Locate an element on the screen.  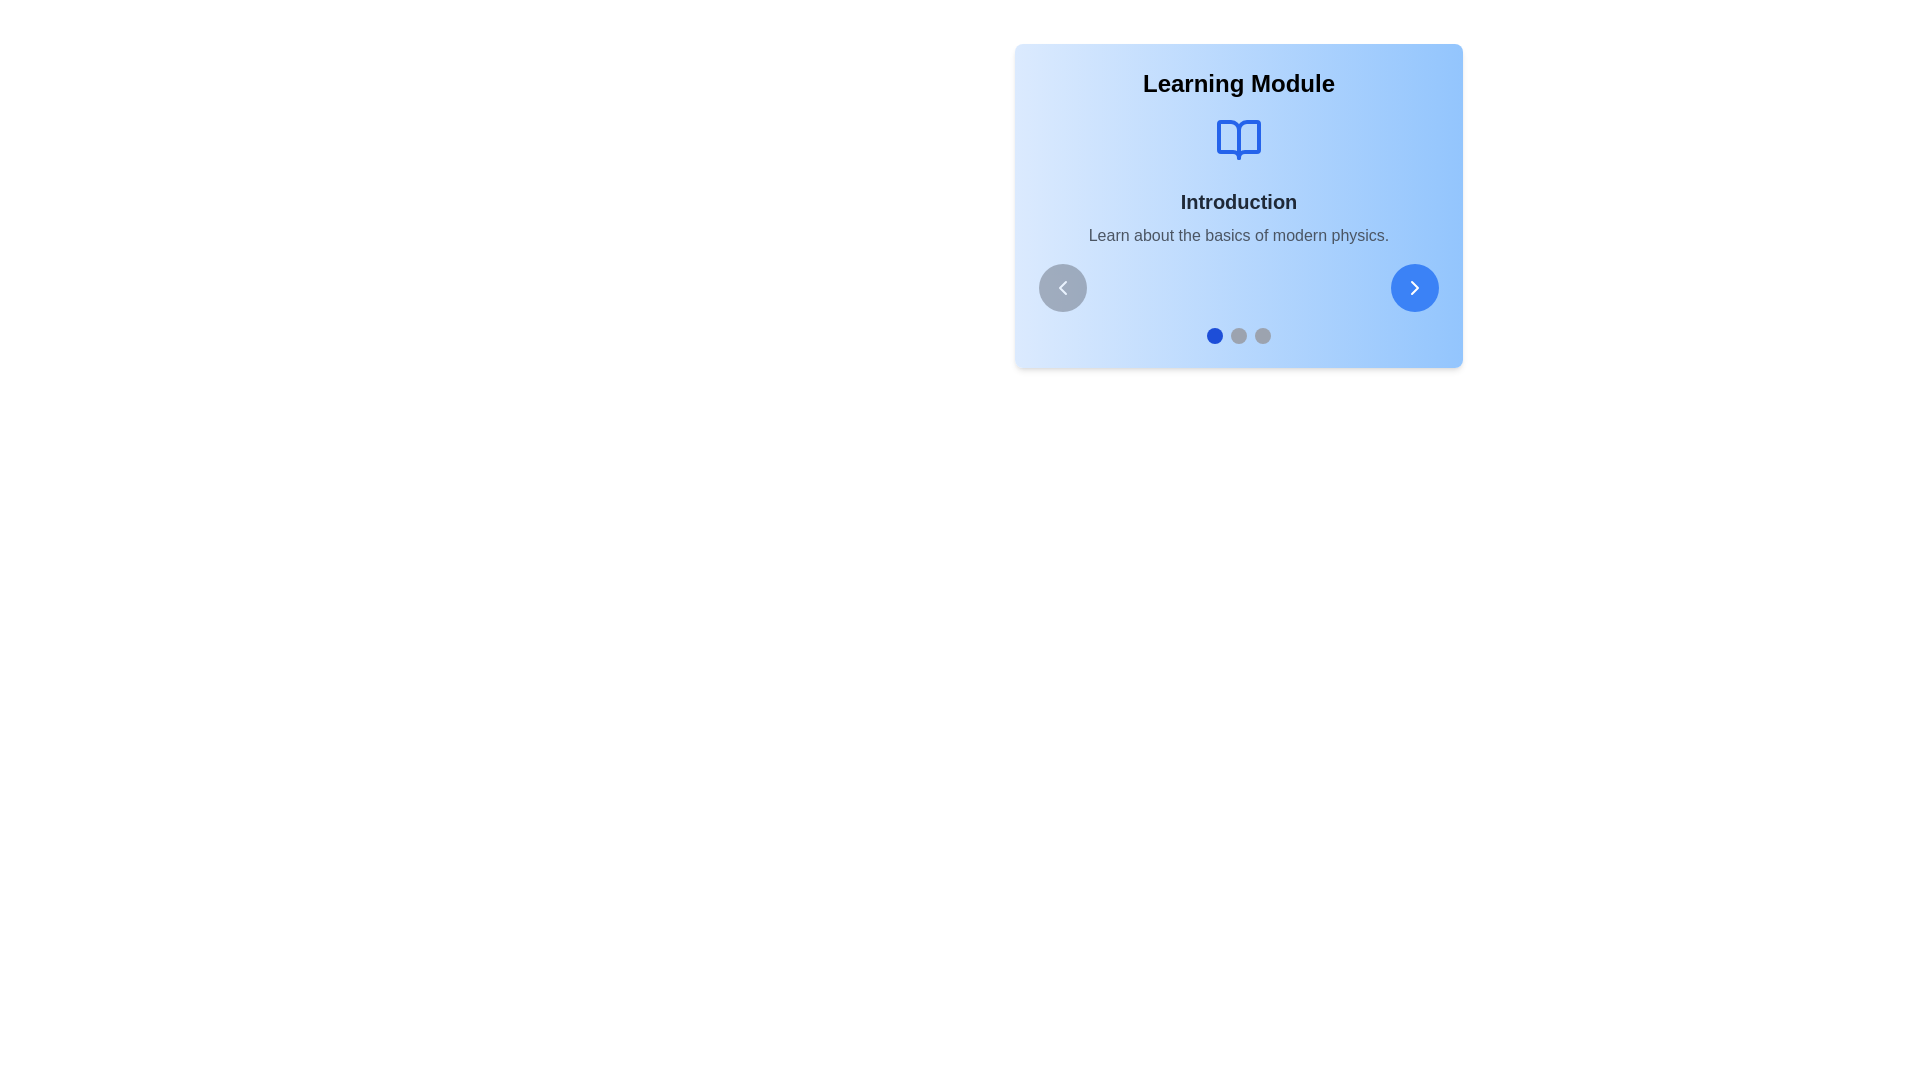
the icon representing a learning topic or module, located above the text 'Introduction' and below the header 'Learning Module' is located at coordinates (1237, 138).